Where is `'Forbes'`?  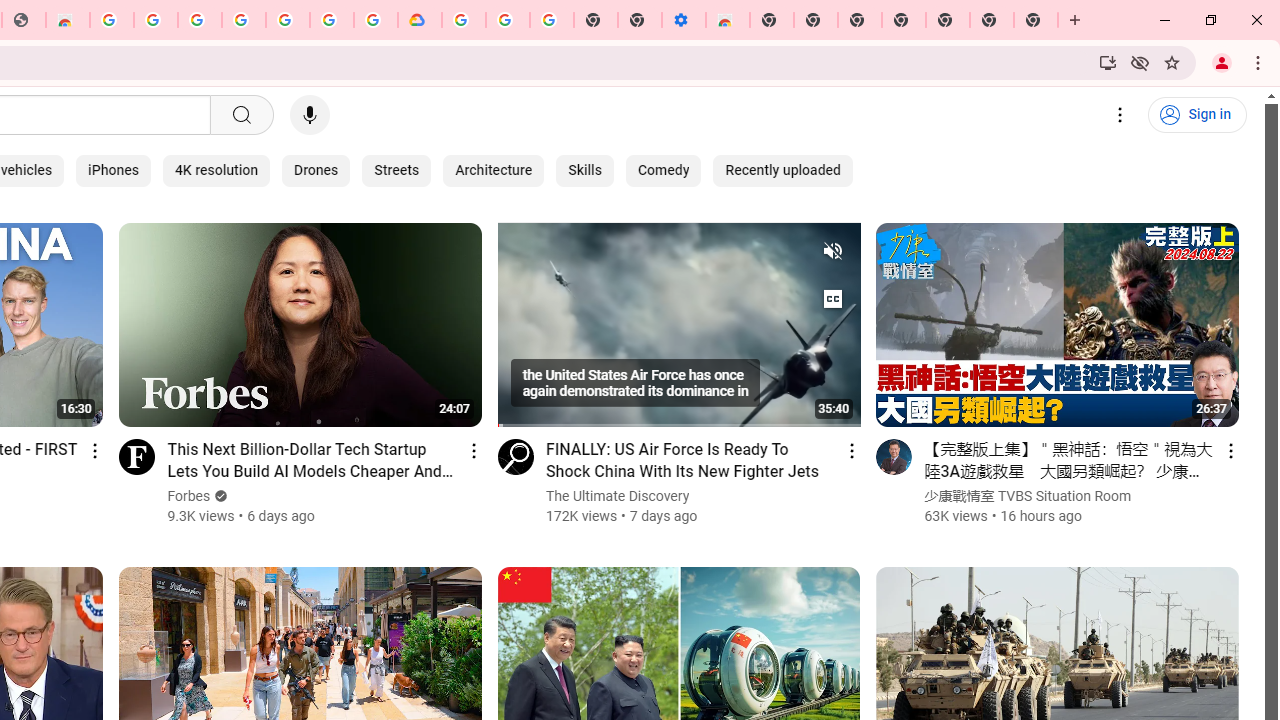 'Forbes' is located at coordinates (189, 495).